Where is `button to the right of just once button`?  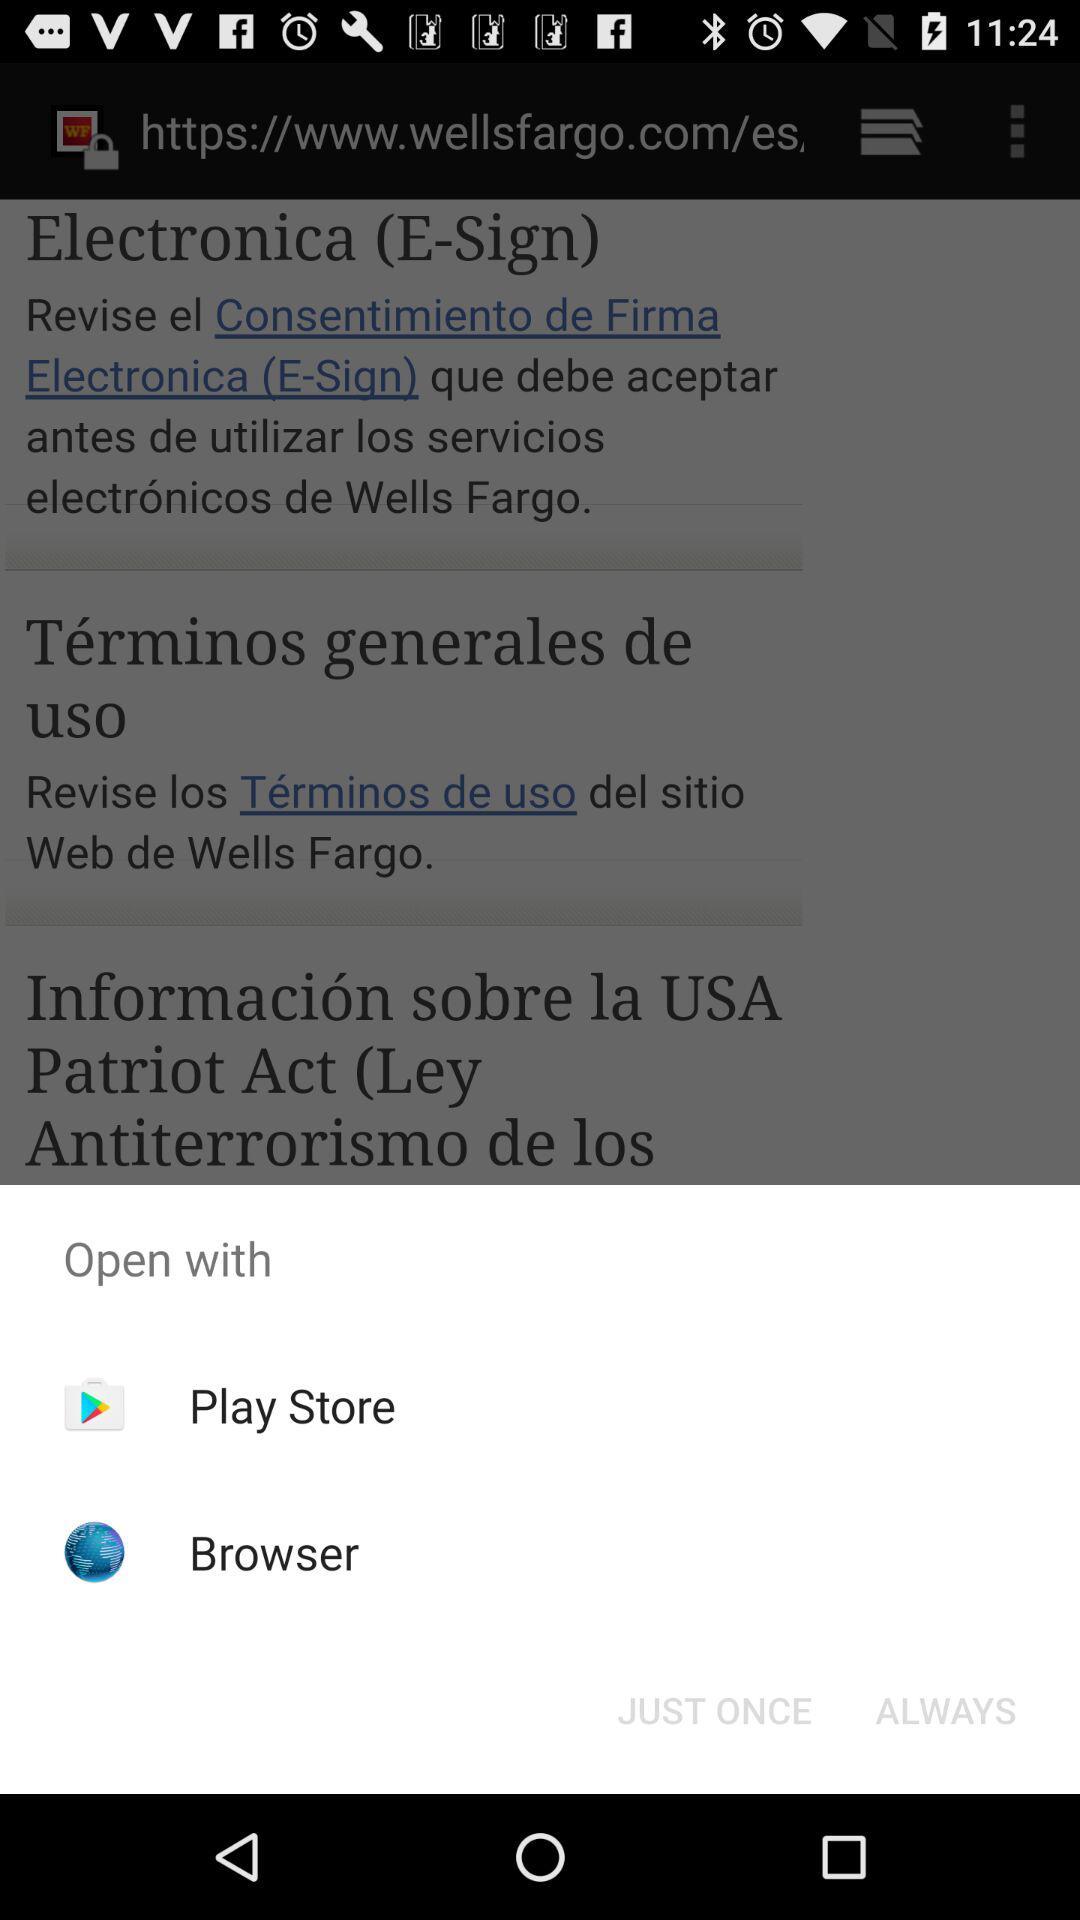 button to the right of just once button is located at coordinates (945, 1708).